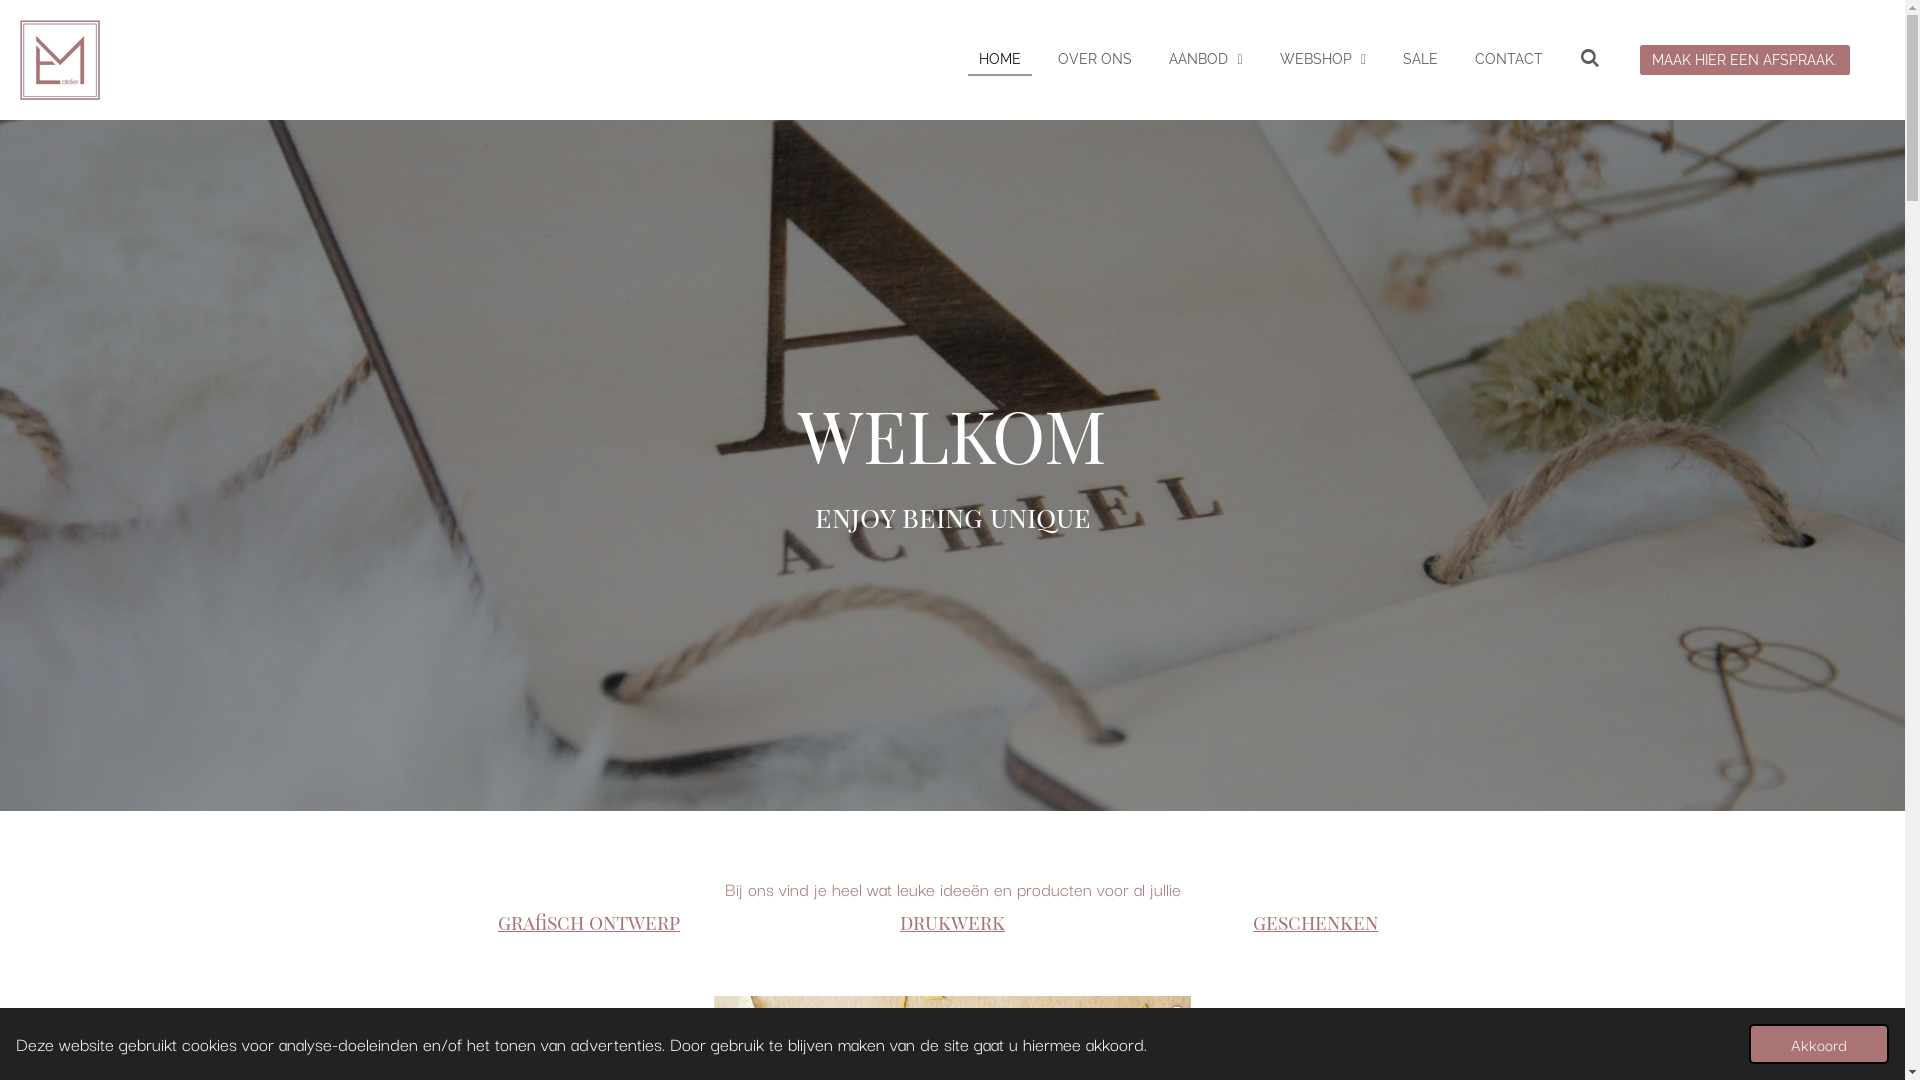 This screenshot has width=1920, height=1080. Describe the element at coordinates (1315, 921) in the screenshot. I see `'geschenken'` at that location.